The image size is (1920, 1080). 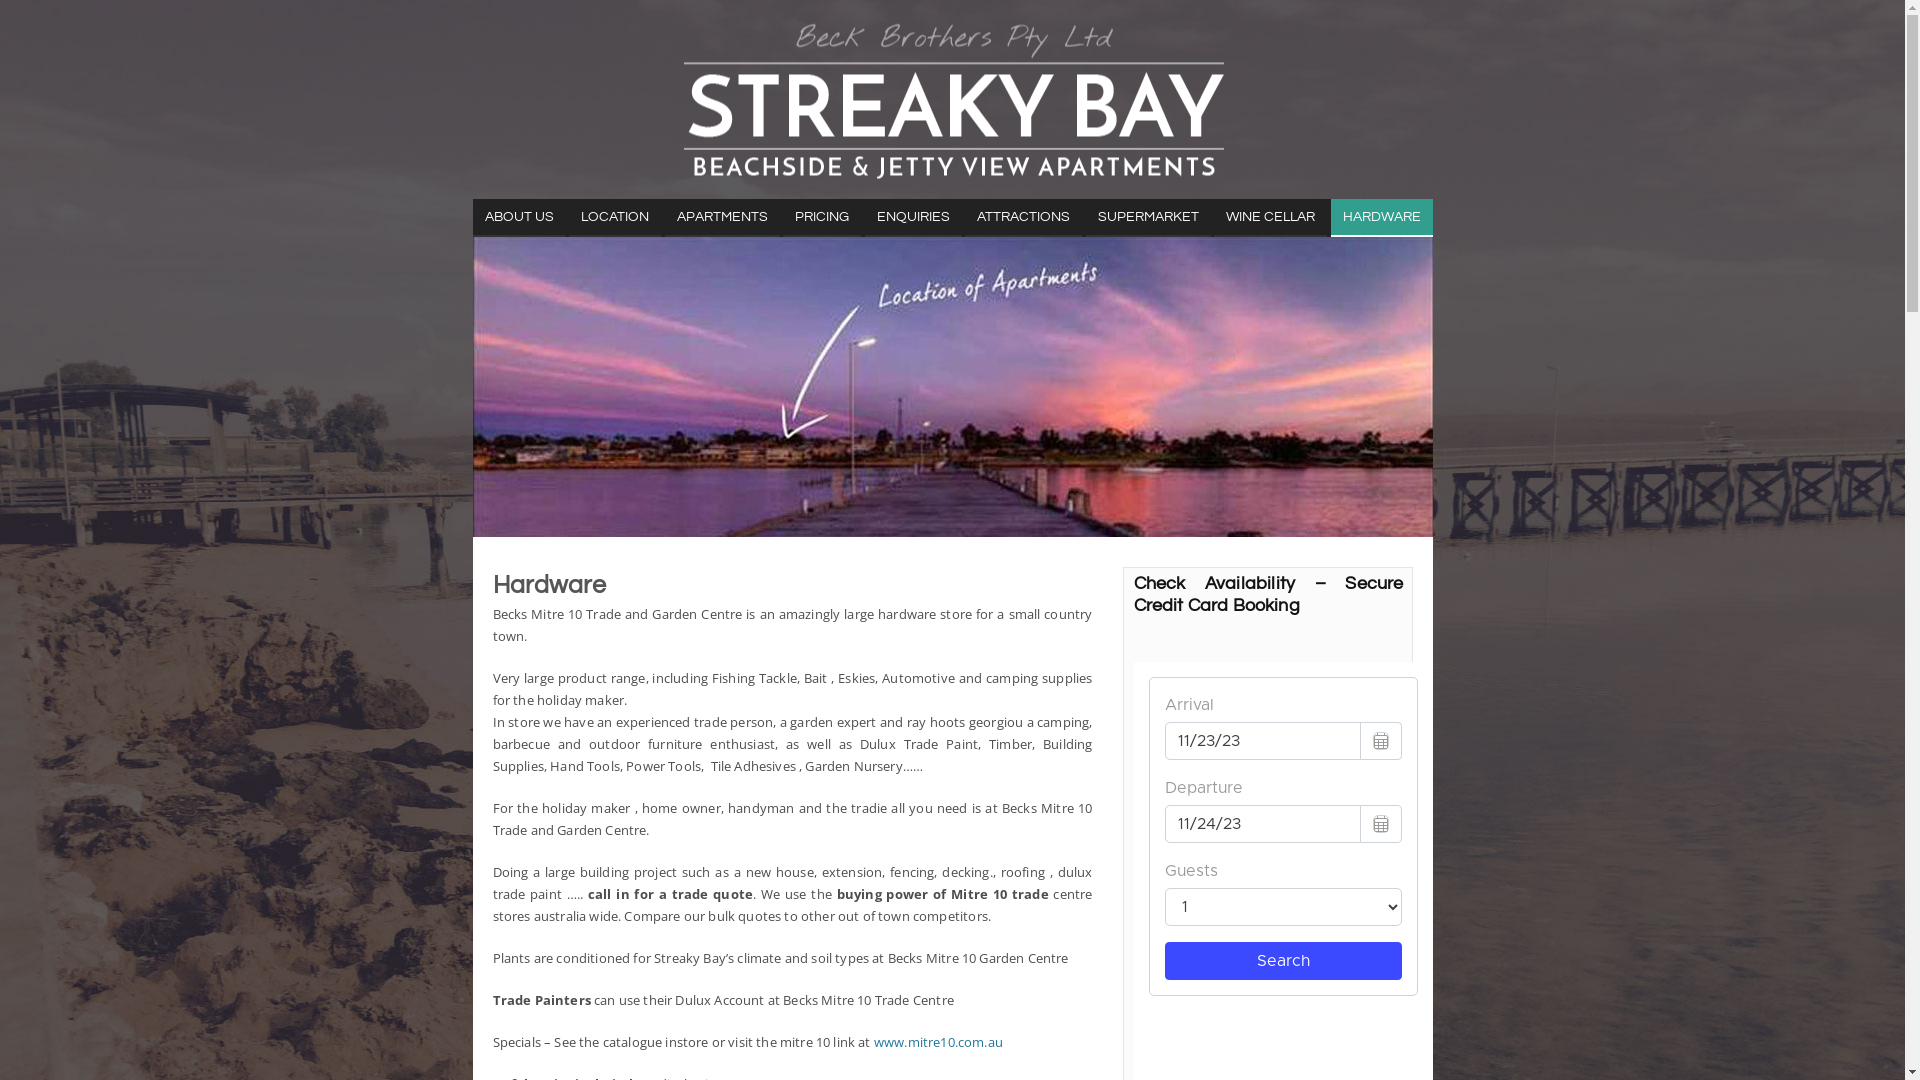 I want to click on 'APARTMENTS', so click(x=663, y=218).